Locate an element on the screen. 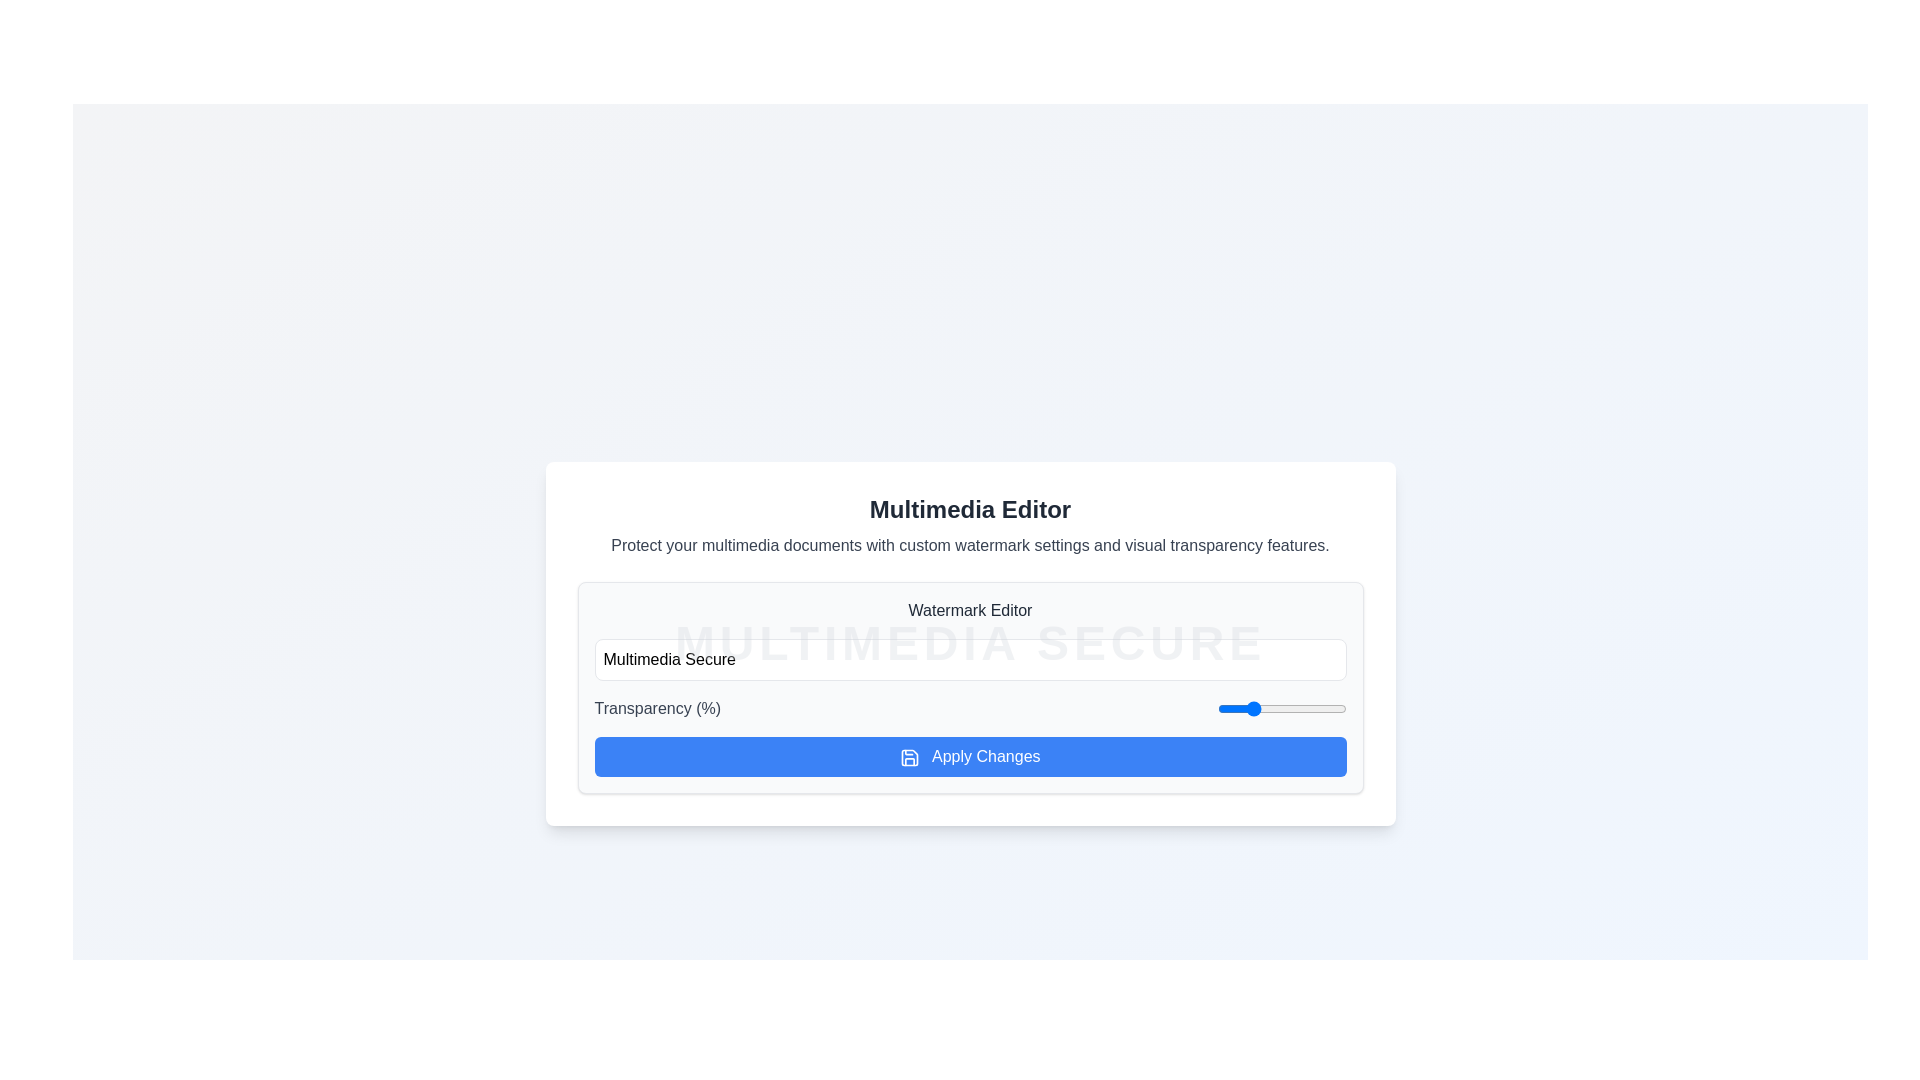 The image size is (1920, 1080). transparency is located at coordinates (1280, 708).